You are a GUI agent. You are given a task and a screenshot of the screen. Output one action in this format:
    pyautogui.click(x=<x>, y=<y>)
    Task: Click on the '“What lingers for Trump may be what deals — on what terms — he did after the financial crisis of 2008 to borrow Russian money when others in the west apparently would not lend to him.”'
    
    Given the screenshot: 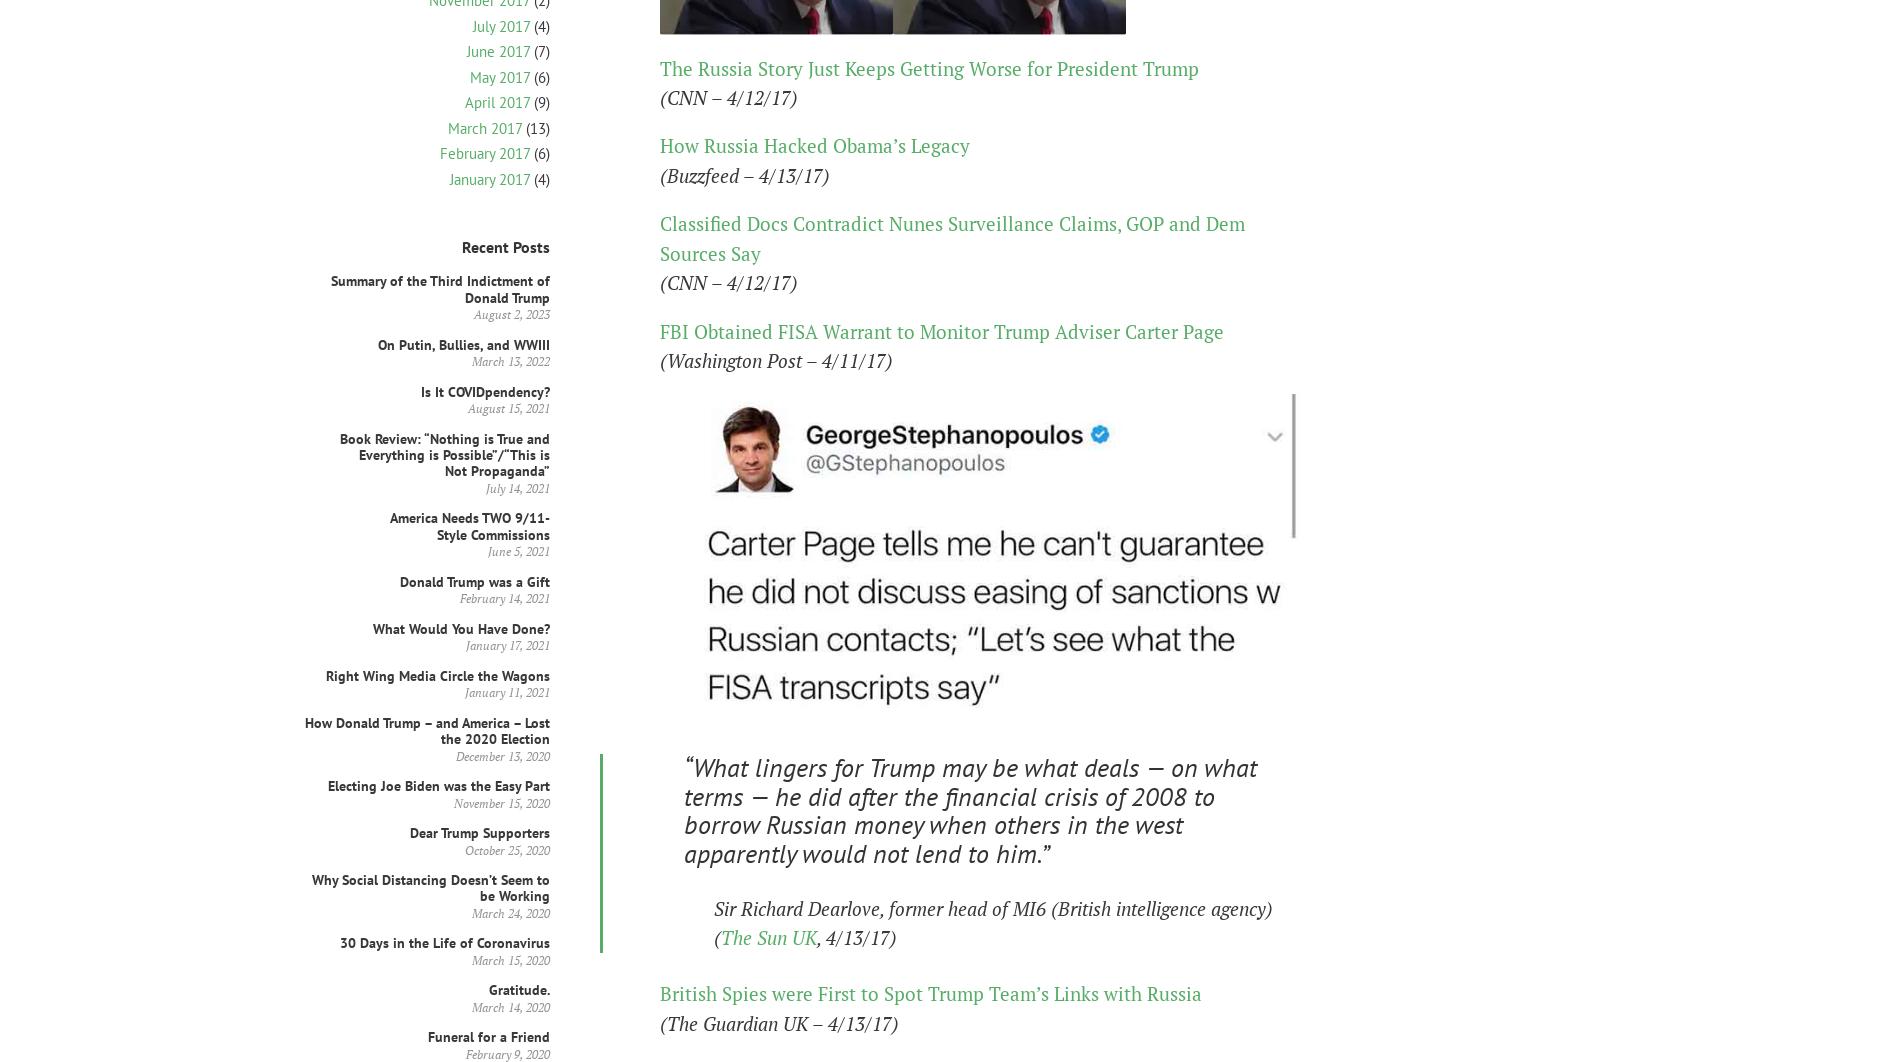 What is the action you would take?
    pyautogui.click(x=970, y=808)
    